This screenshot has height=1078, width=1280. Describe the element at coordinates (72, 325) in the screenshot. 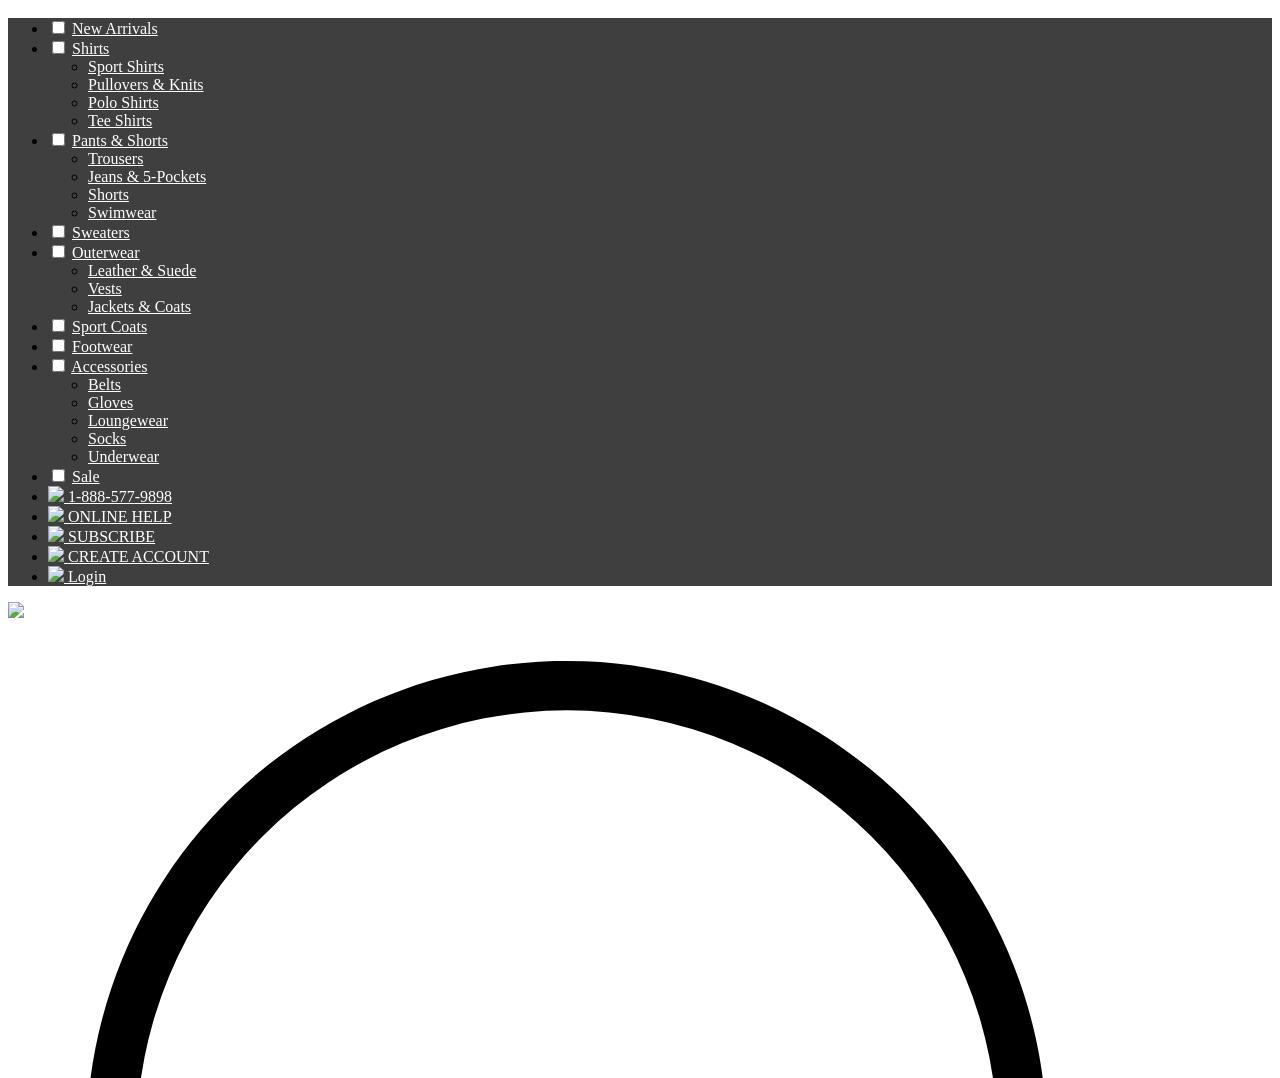

I see `'Sport Coats'` at that location.